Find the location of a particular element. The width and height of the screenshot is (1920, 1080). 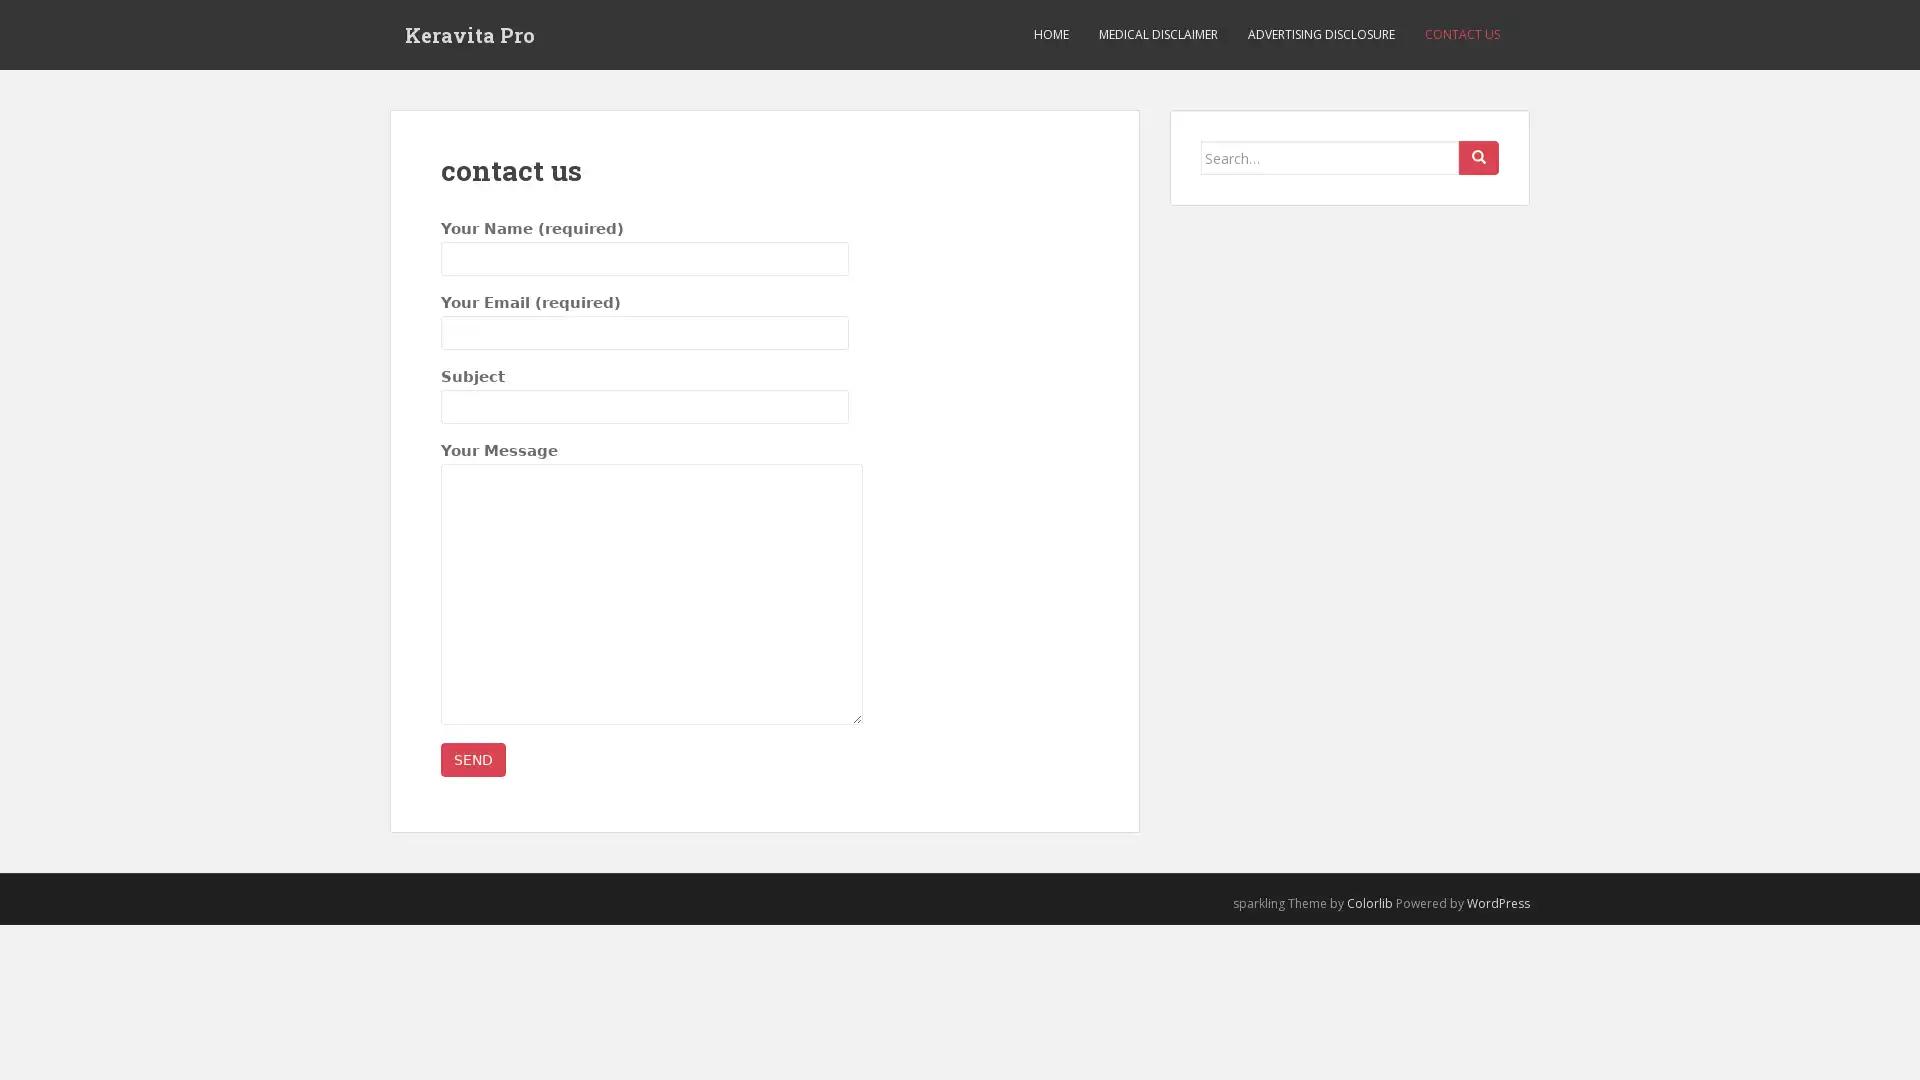

Send is located at coordinates (472, 759).